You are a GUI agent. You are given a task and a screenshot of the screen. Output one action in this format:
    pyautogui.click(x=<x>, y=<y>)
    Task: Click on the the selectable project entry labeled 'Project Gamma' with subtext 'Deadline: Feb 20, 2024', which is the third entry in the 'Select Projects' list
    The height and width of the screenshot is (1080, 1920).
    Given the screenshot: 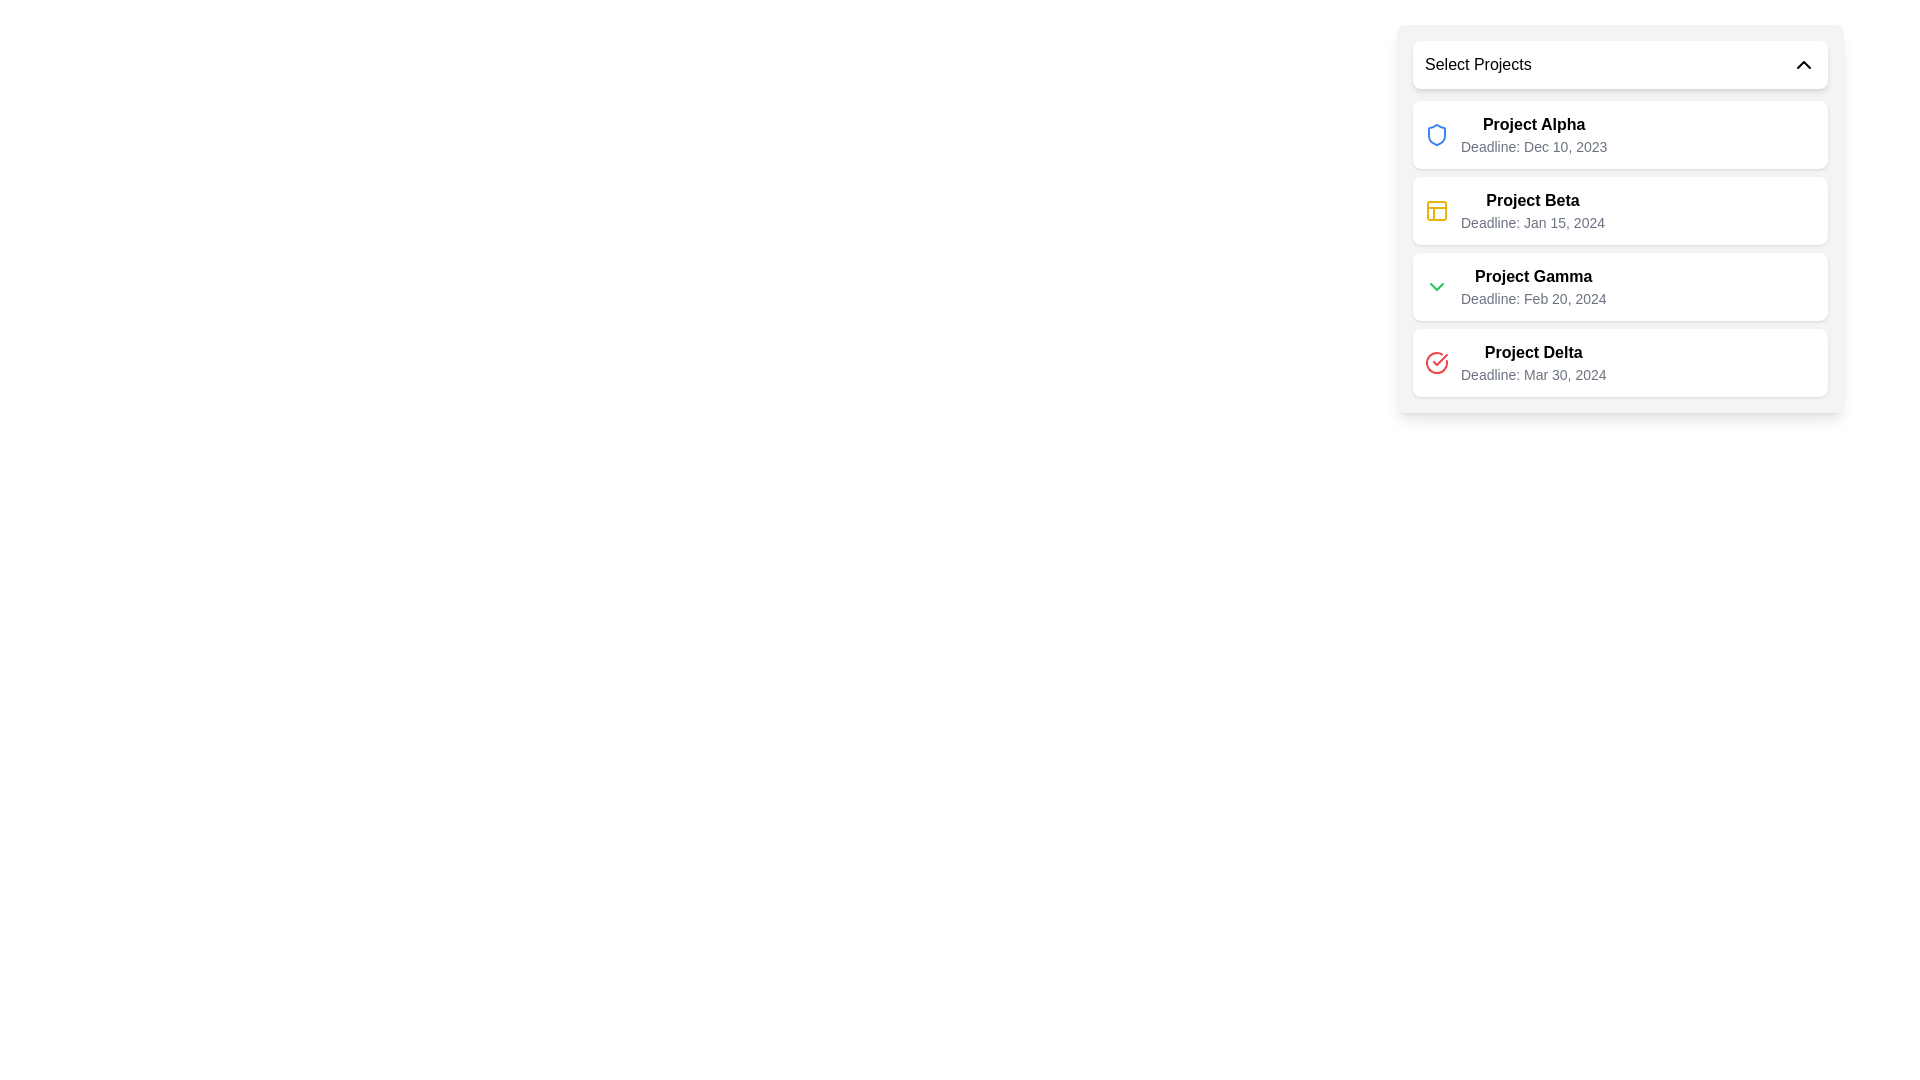 What is the action you would take?
    pyautogui.click(x=1620, y=286)
    